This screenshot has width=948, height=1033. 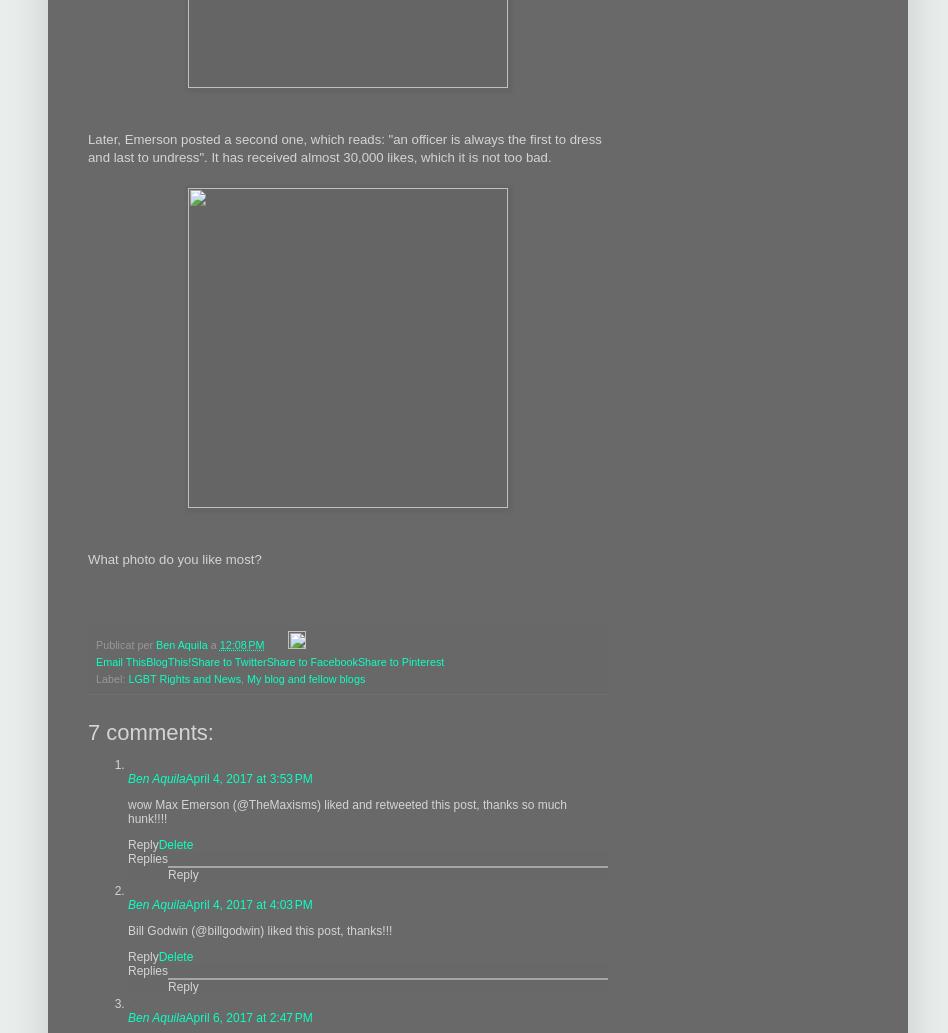 I want to click on '12:08 PM', so click(x=241, y=642).